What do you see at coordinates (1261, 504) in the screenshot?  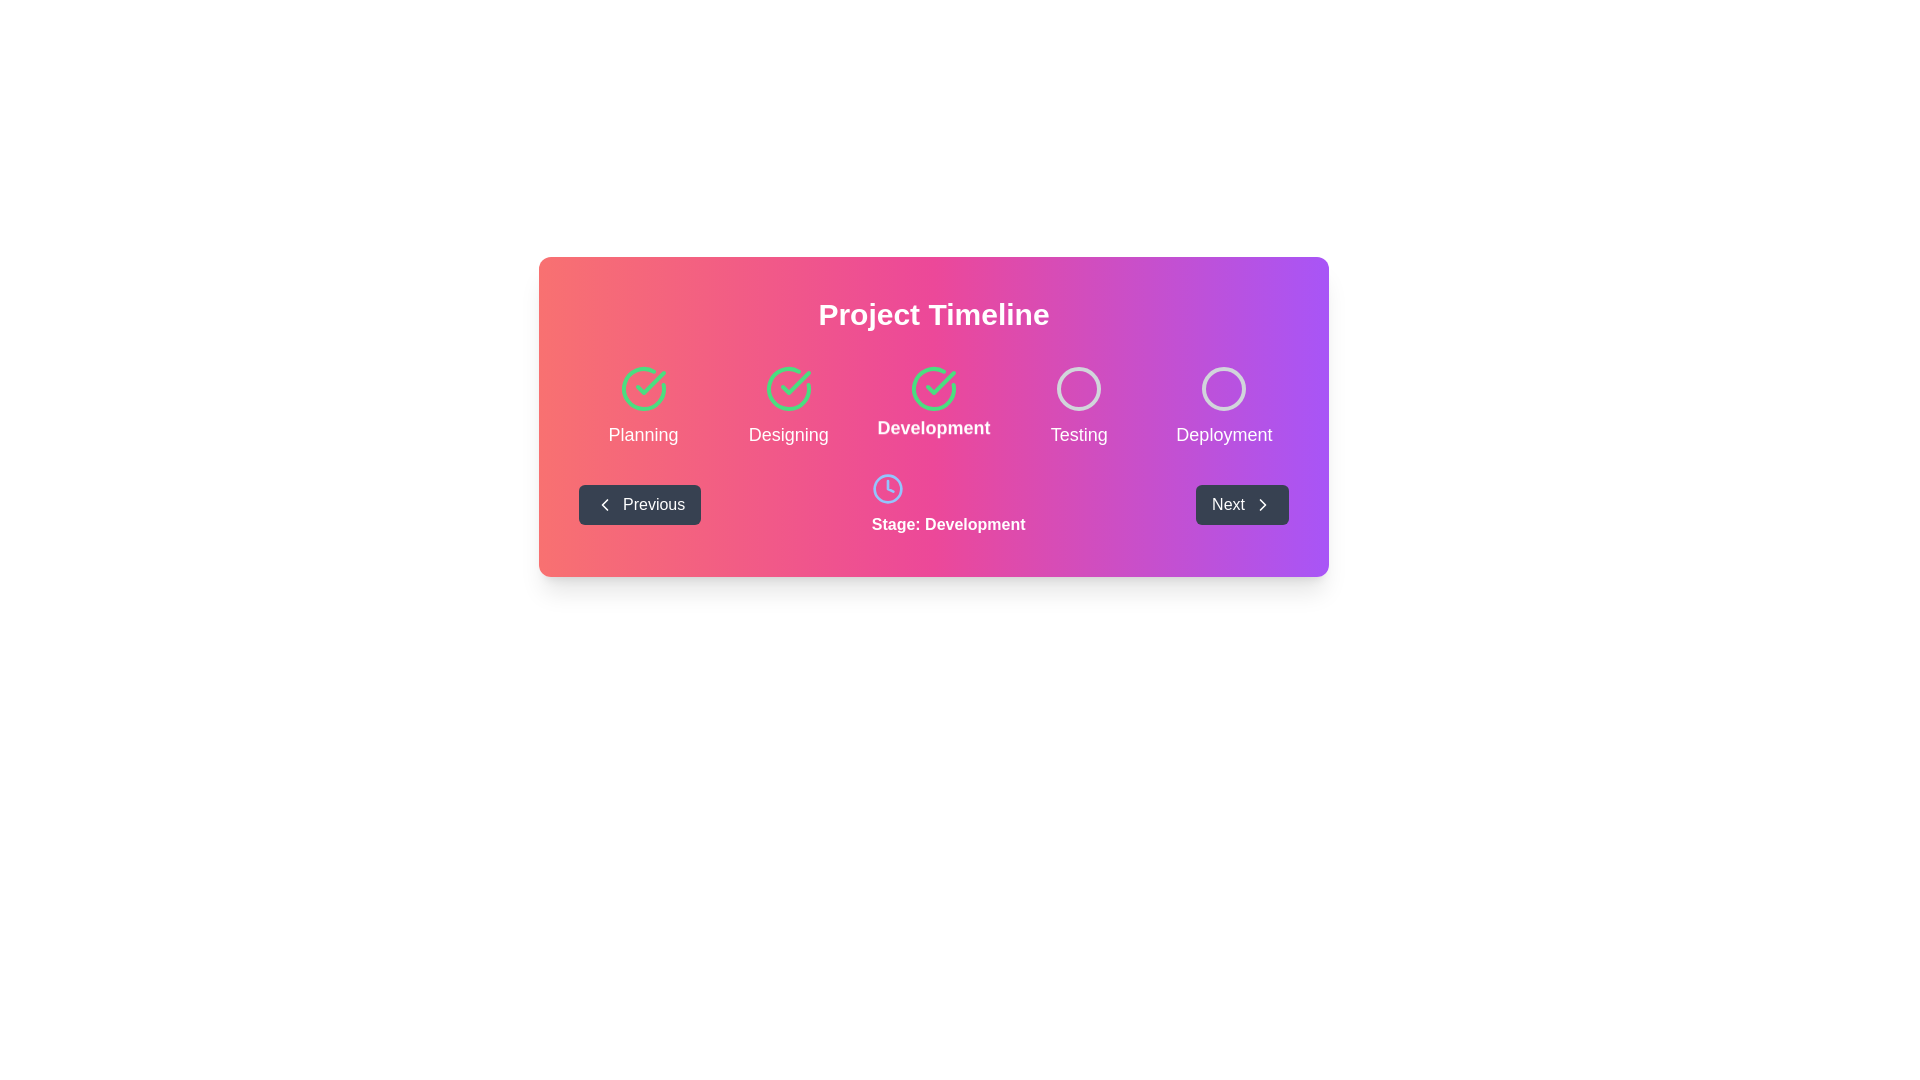 I see `the Chevron icon located centrally within the 'Next' button at the bottom-right corner of the gradient-colored project timeline card for navigation` at bounding box center [1261, 504].